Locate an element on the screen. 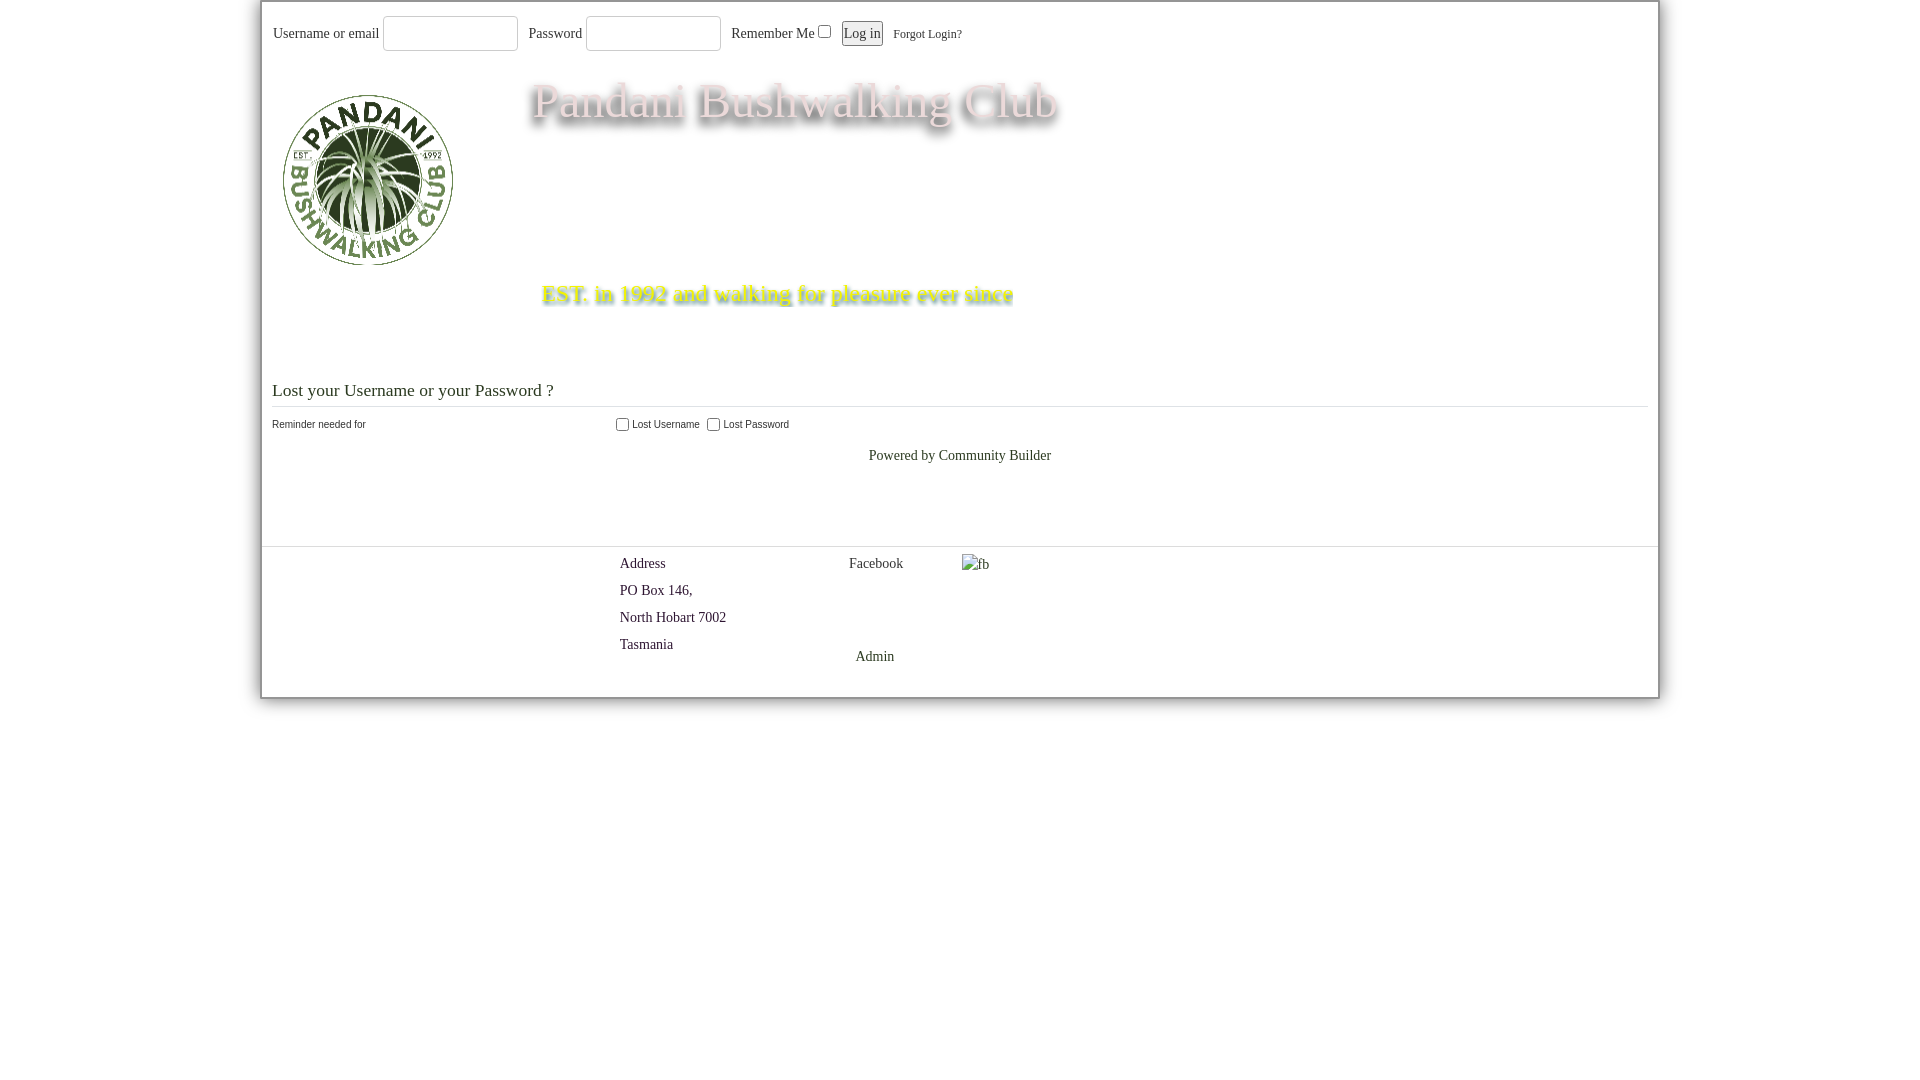  'Forgot Login?' is located at coordinates (891, 34).